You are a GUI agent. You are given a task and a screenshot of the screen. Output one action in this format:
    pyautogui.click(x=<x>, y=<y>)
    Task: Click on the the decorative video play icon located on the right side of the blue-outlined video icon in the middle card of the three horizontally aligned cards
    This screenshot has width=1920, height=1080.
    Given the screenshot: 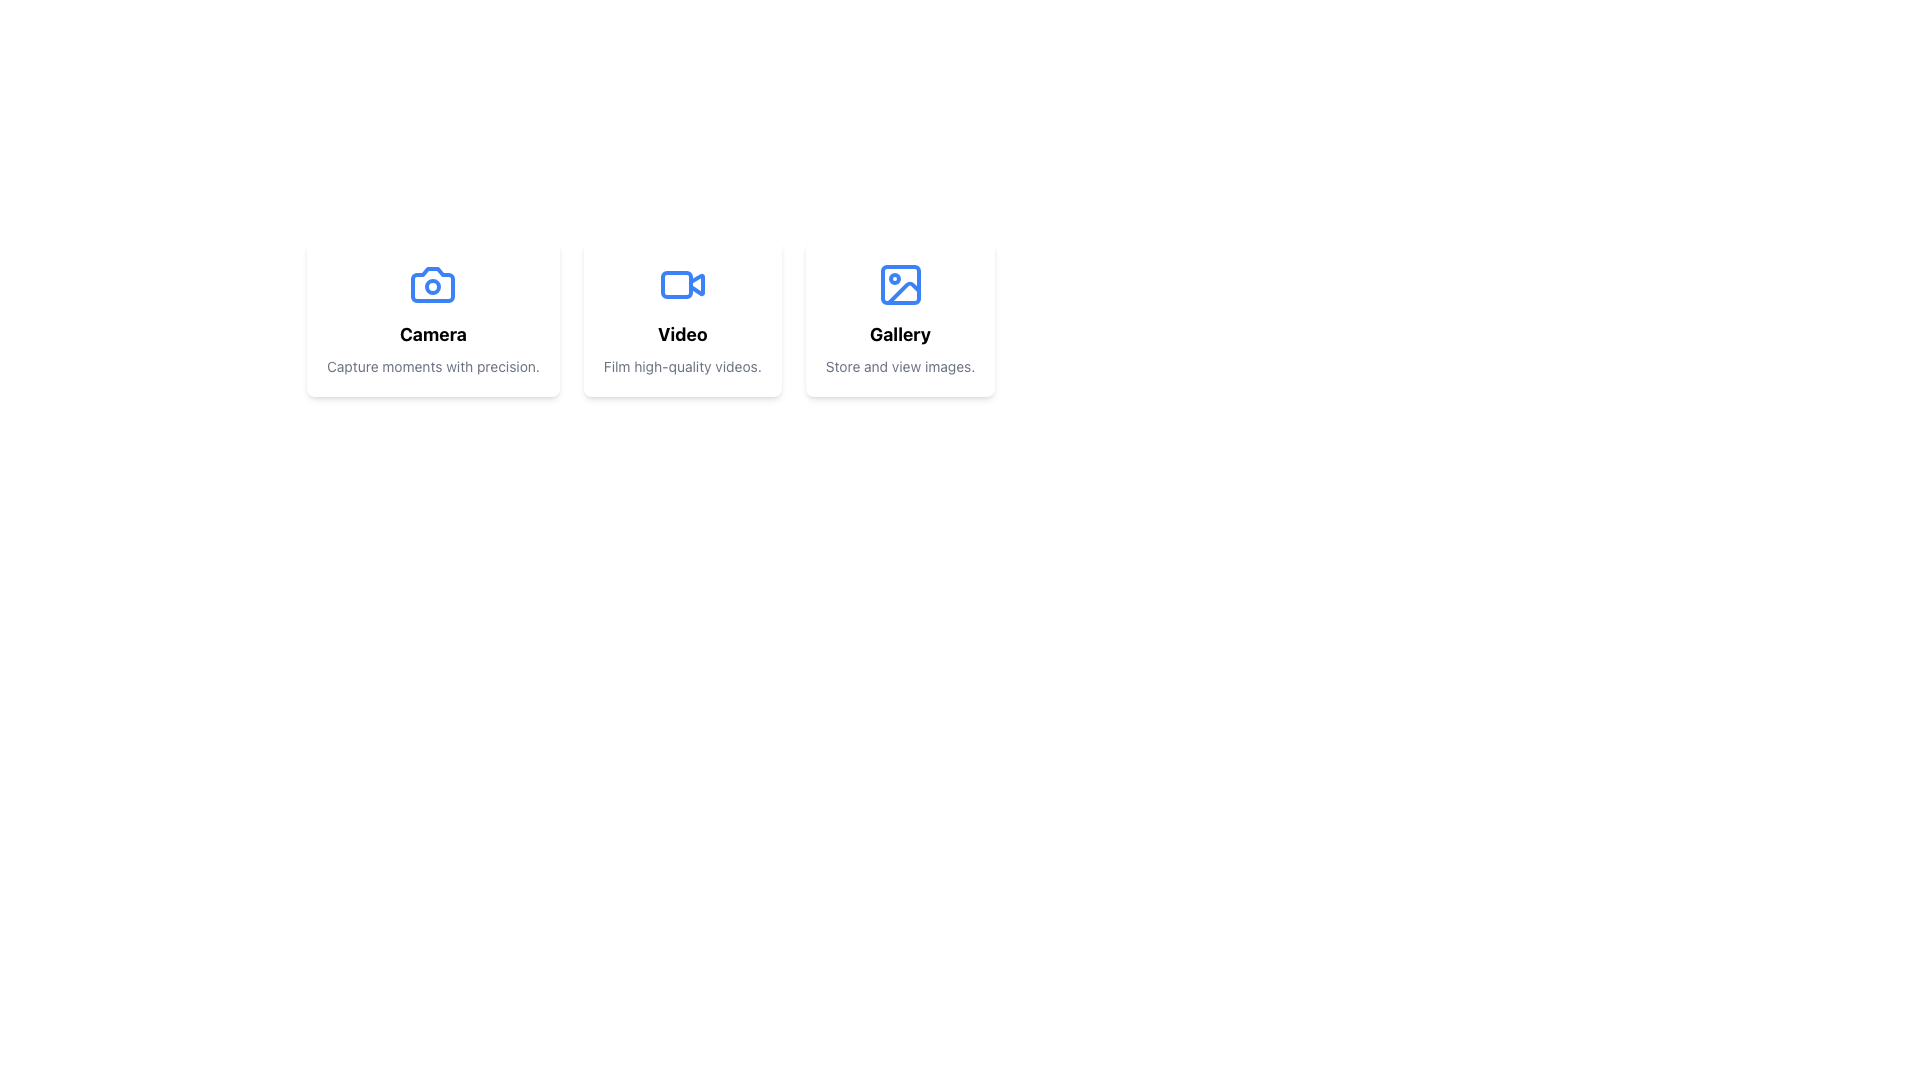 What is the action you would take?
    pyautogui.click(x=696, y=284)
    